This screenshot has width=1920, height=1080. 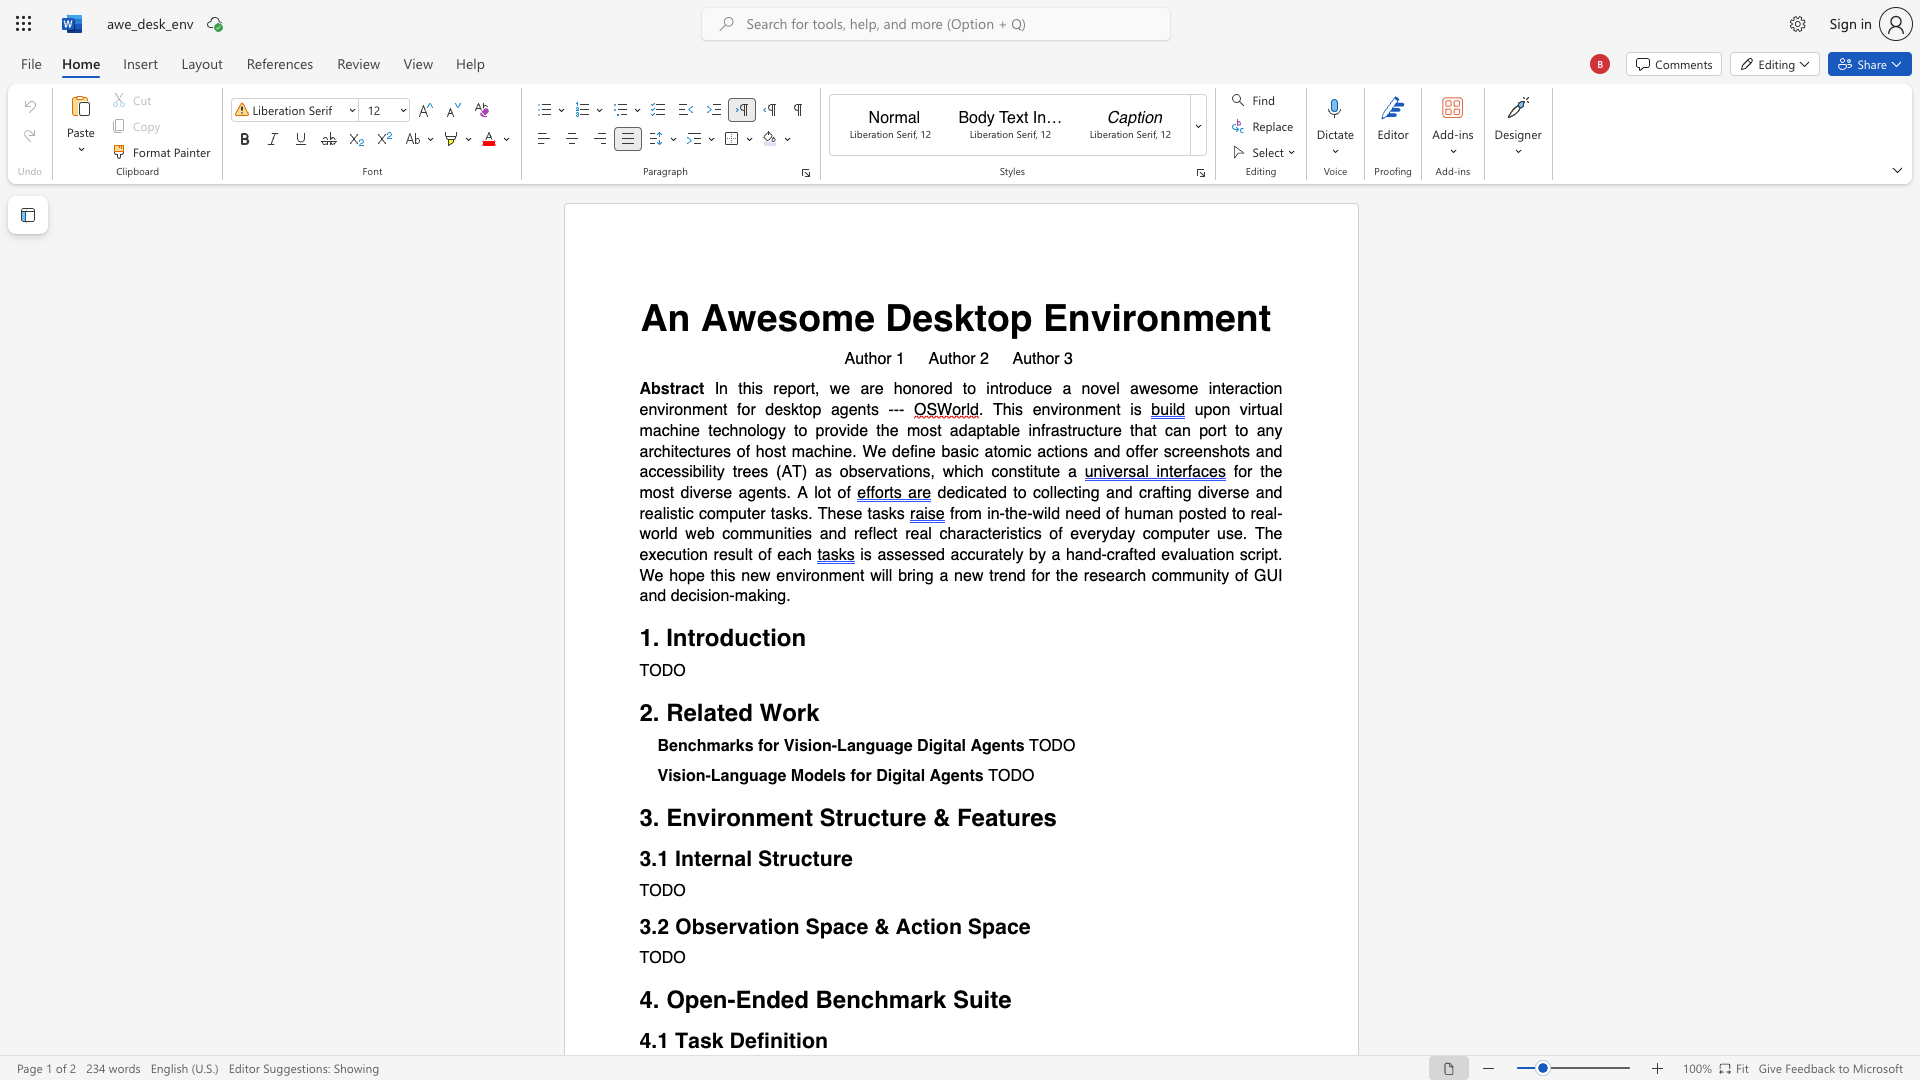 I want to click on the 3th character "e" in the text, so click(x=954, y=775).